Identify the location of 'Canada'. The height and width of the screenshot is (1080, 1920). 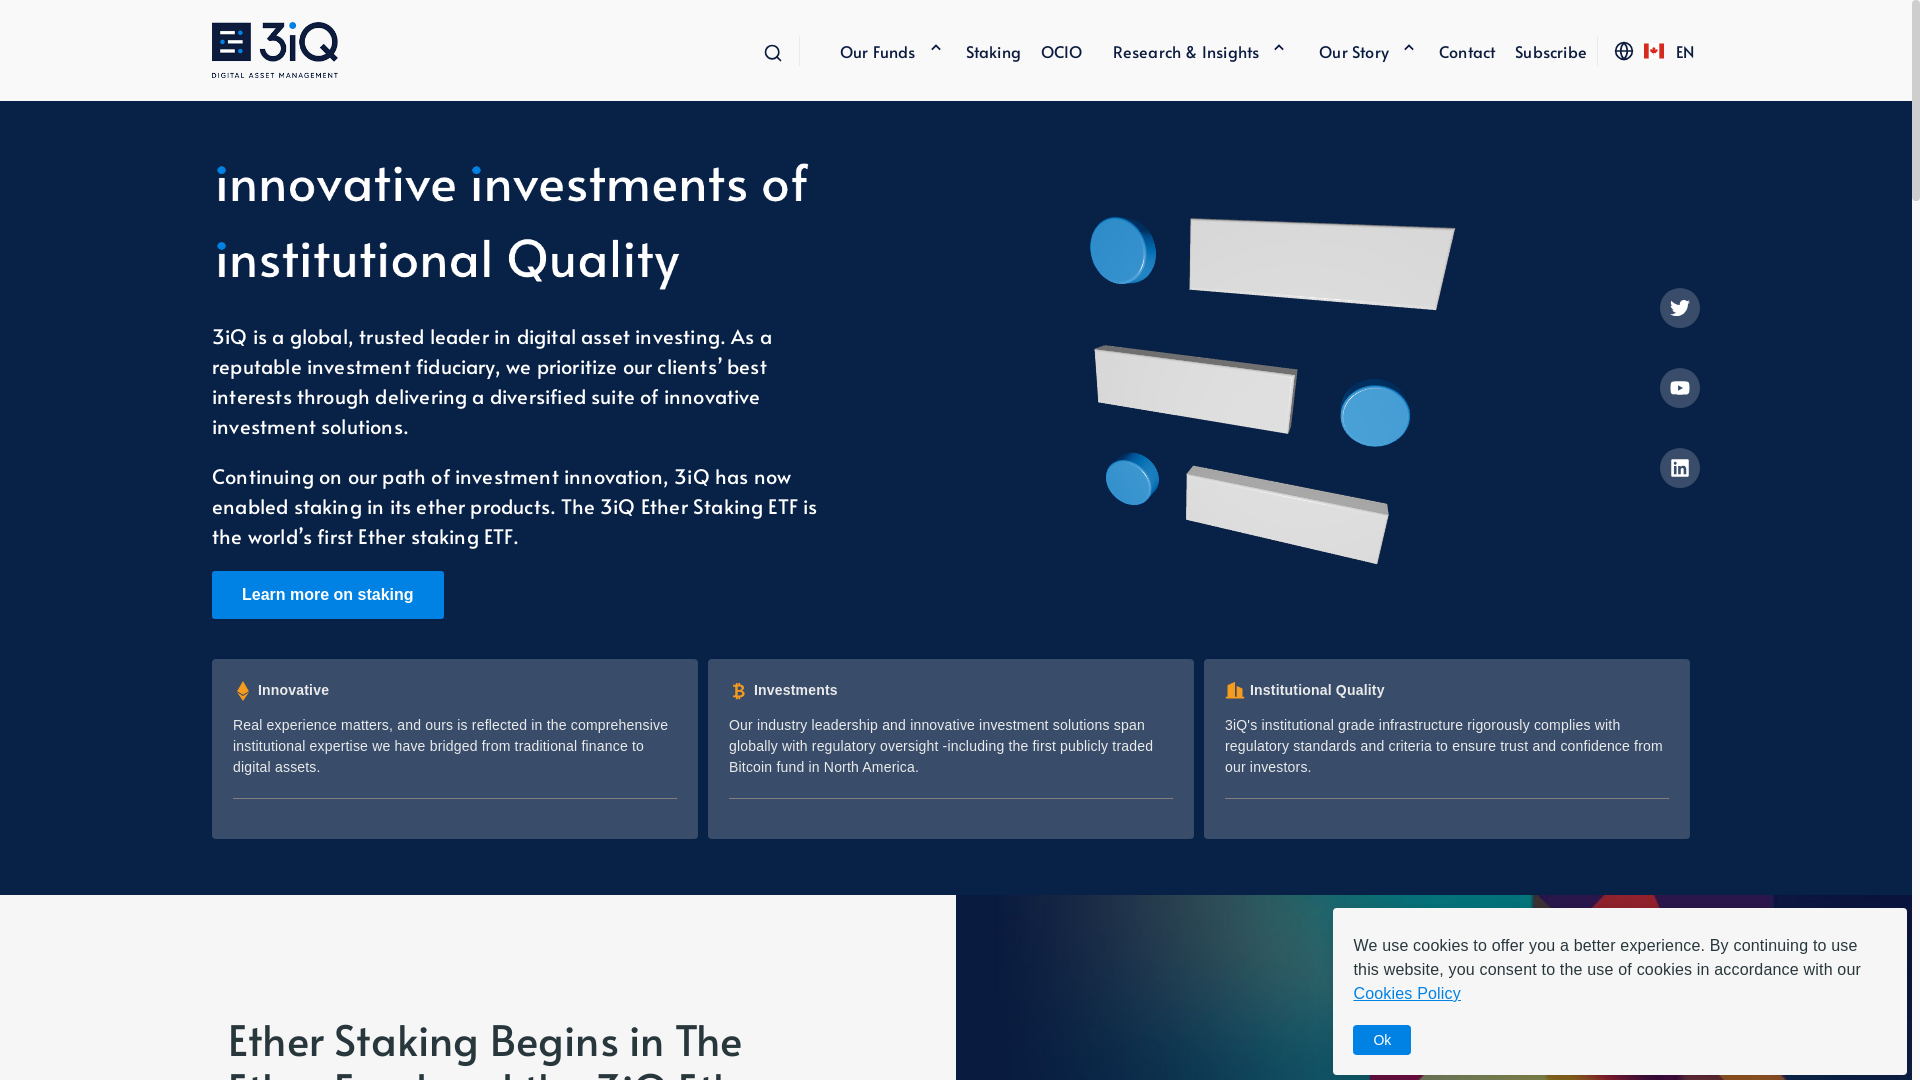
(1654, 49).